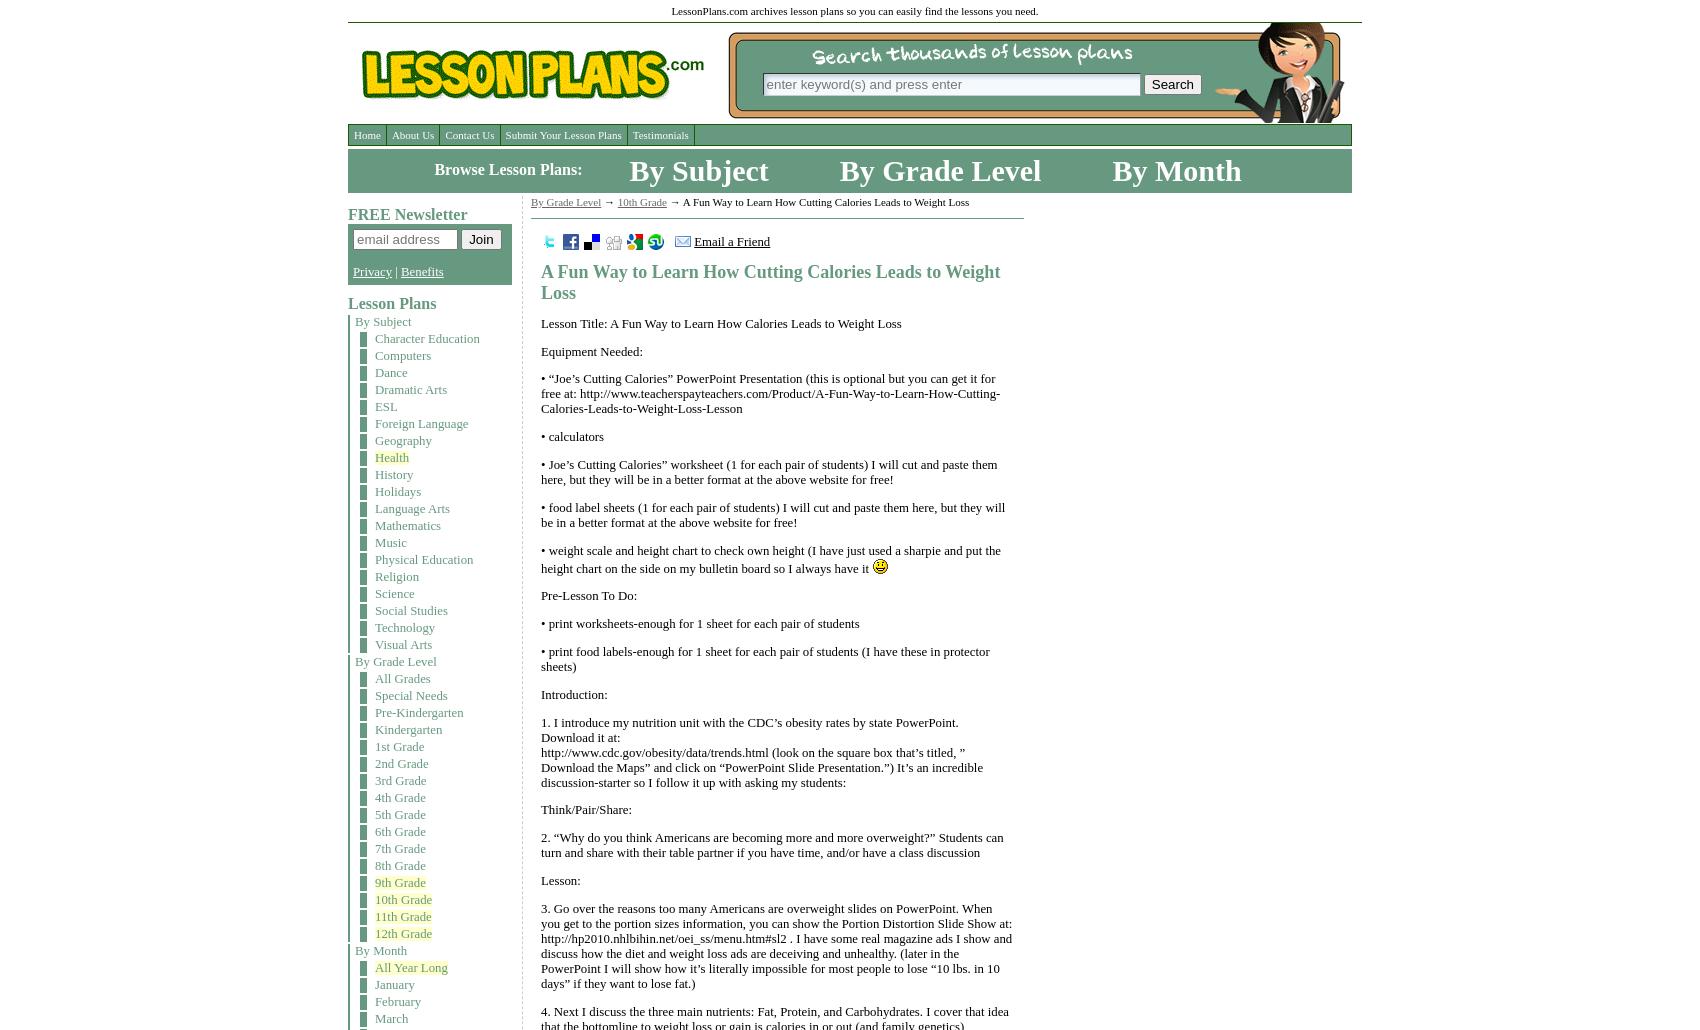 The image size is (1700, 1030). I want to click on '• print food labels-enough for 1 sheet for each pair of students (I have these in protector sheets)', so click(764, 657).